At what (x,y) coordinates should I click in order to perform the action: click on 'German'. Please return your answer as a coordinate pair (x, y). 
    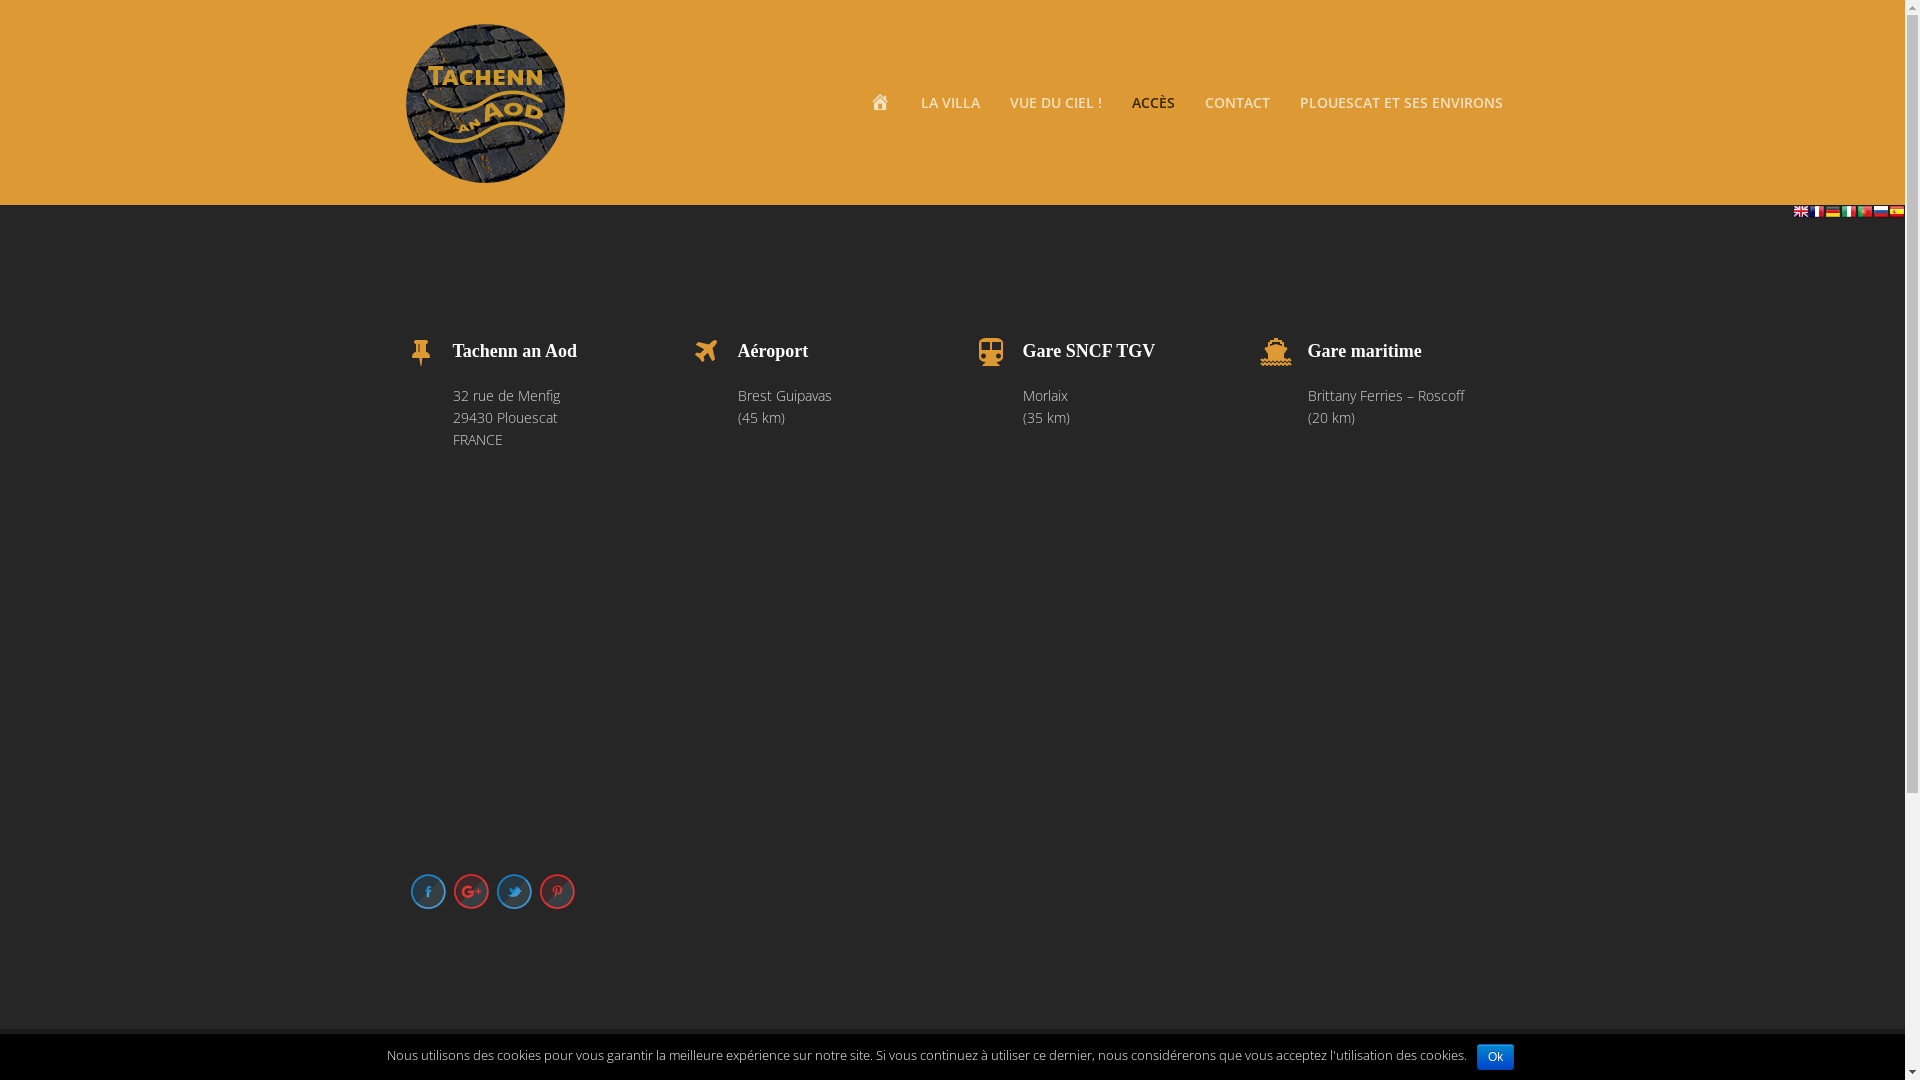
    Looking at the image, I should click on (1833, 216).